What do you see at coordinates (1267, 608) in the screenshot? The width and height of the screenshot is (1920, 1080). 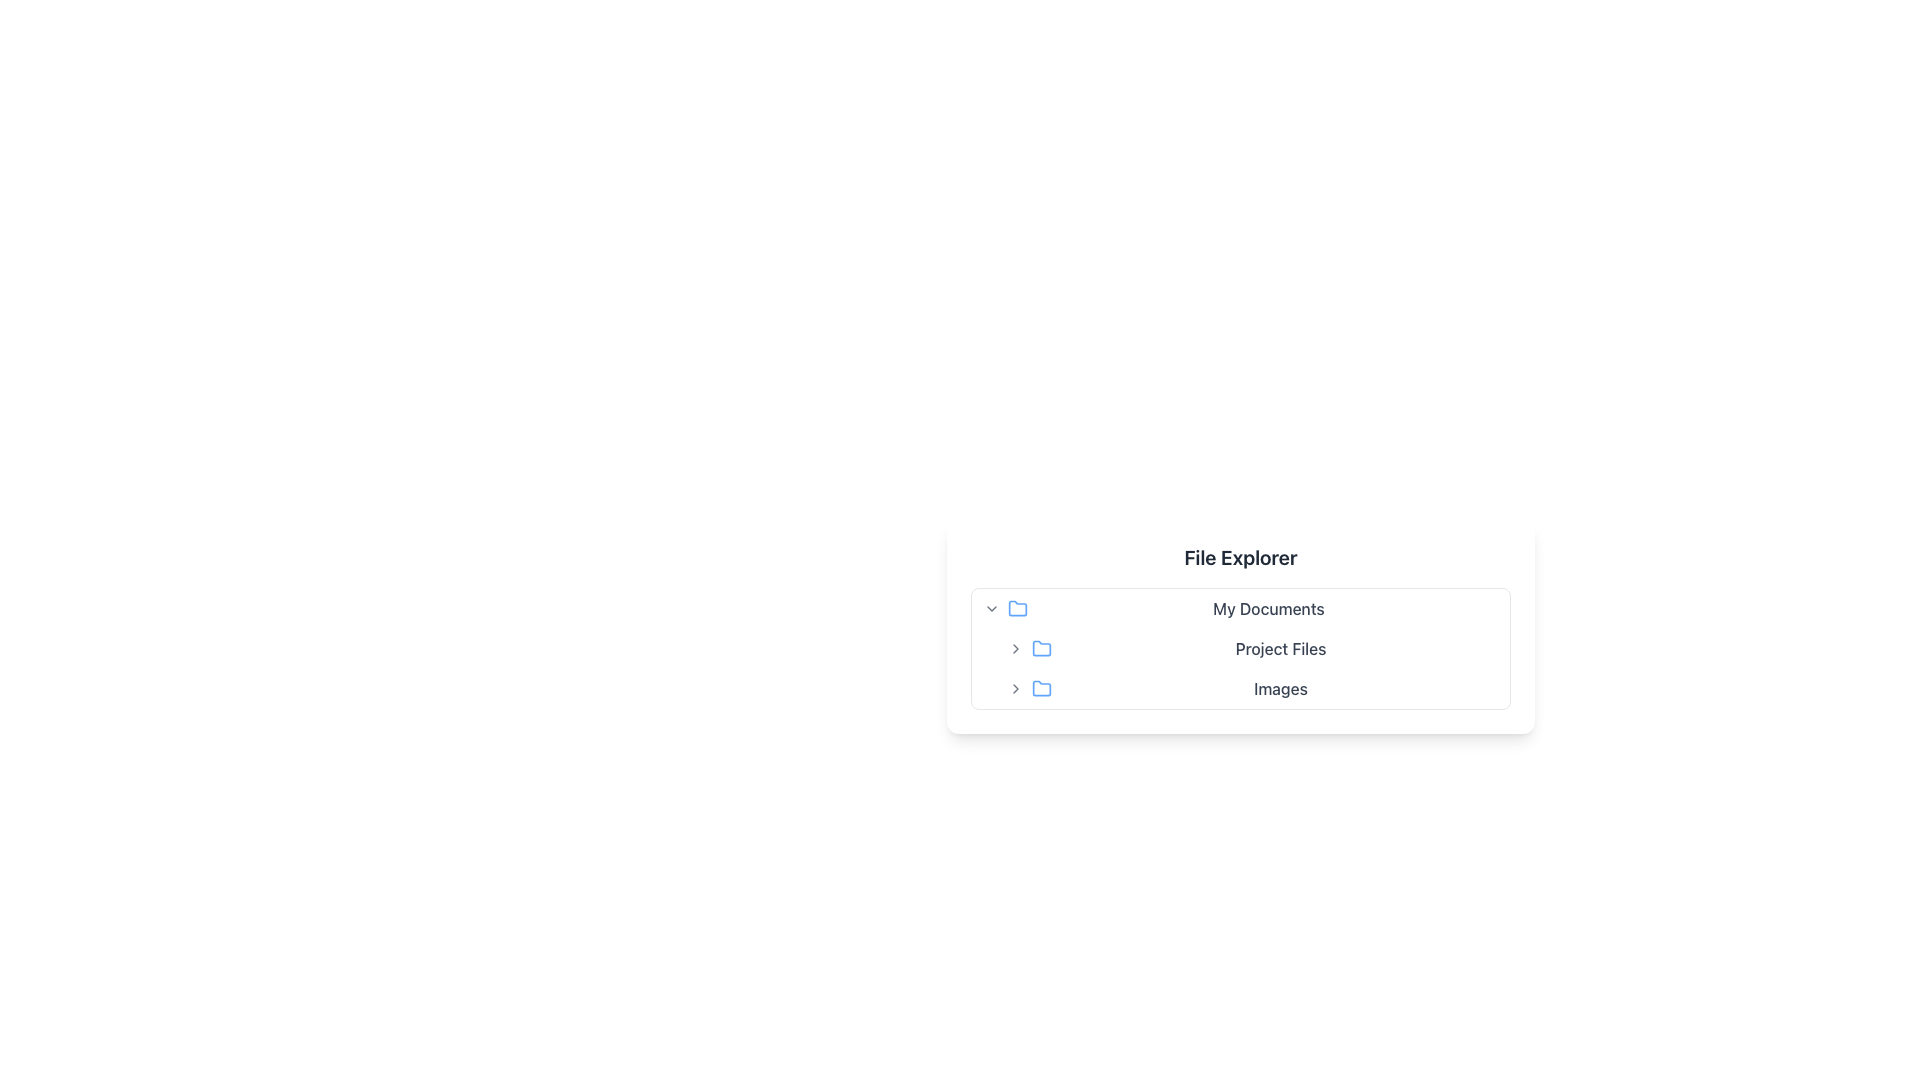 I see `the 'My Documents' text label, which is part of the file explorer sidebar menu, located after a blue folder icon and adjacent to a dropdown toggle icon` at bounding box center [1267, 608].